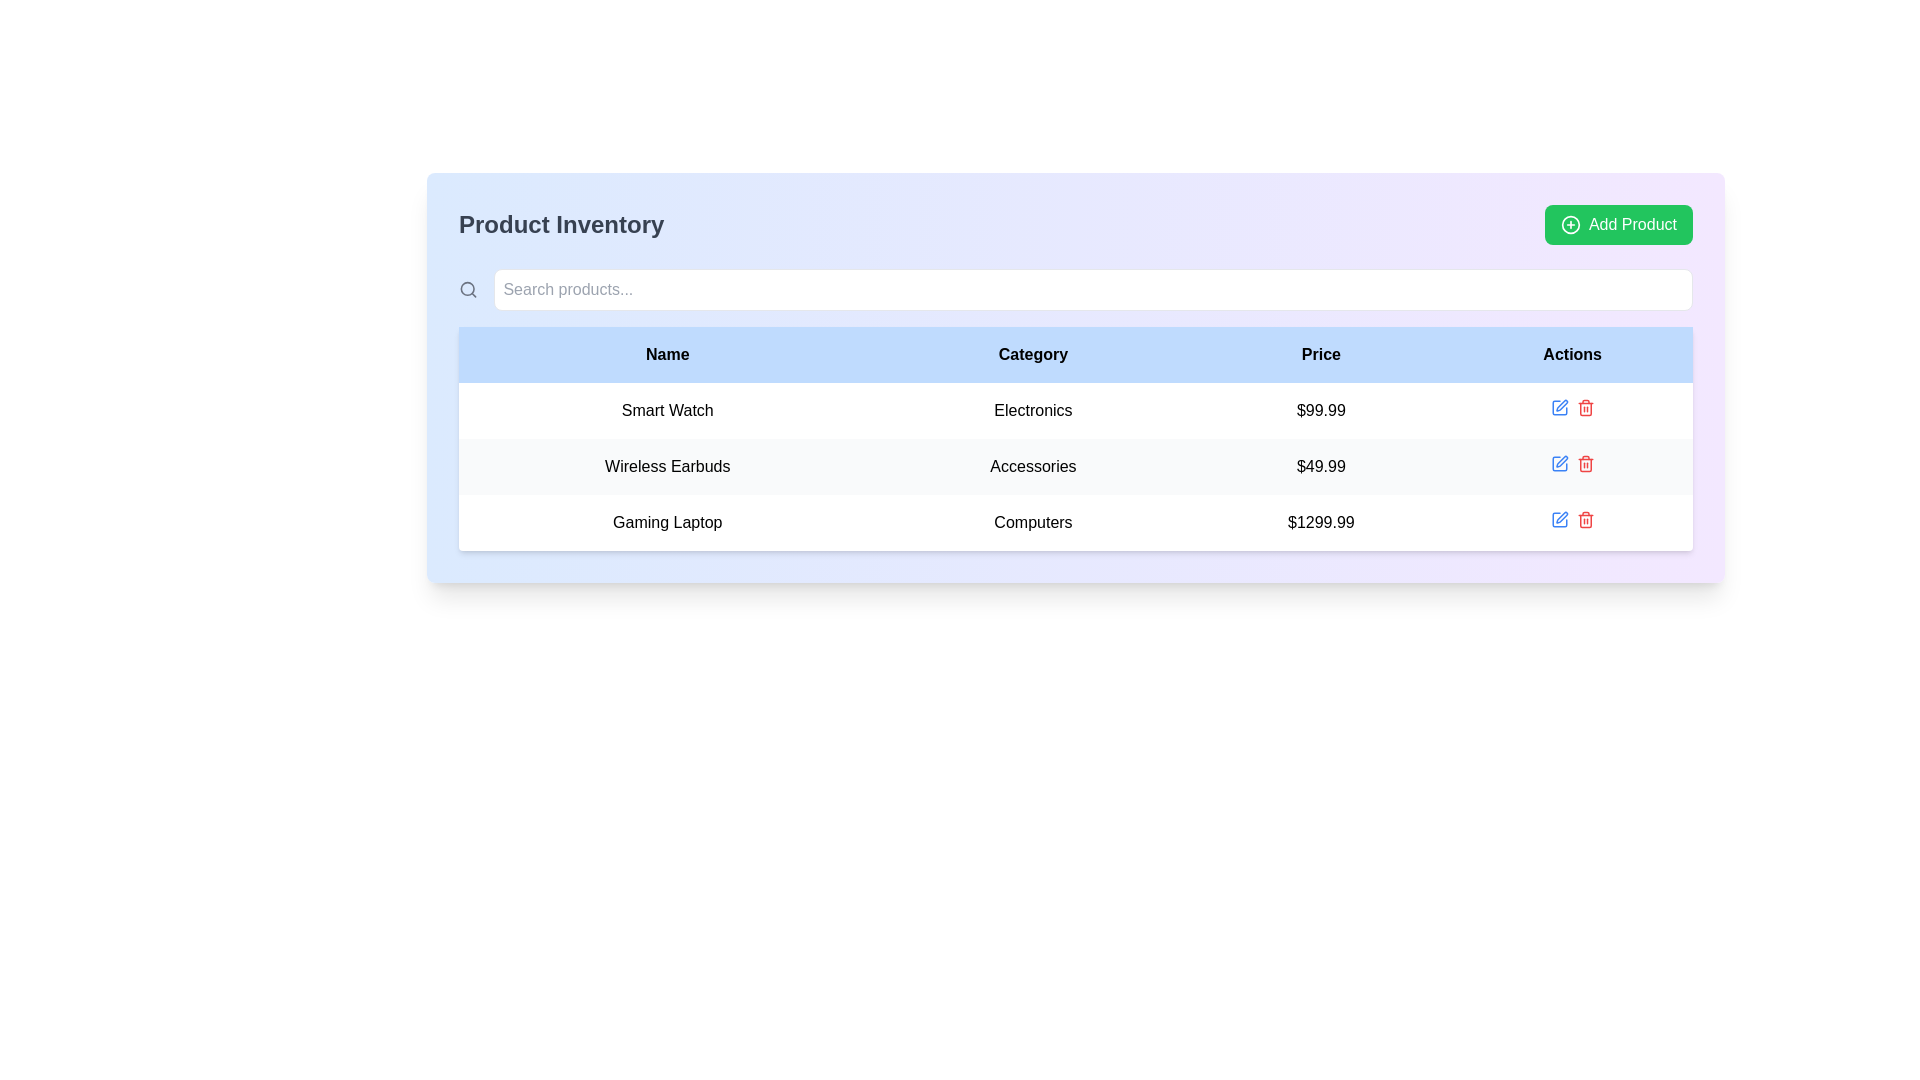 This screenshot has height=1080, width=1920. What do you see at coordinates (1558, 407) in the screenshot?
I see `the edit button located in the 'Actions' column of the first row of the product table, which is aligned with the 'Smart Watch' item` at bounding box center [1558, 407].